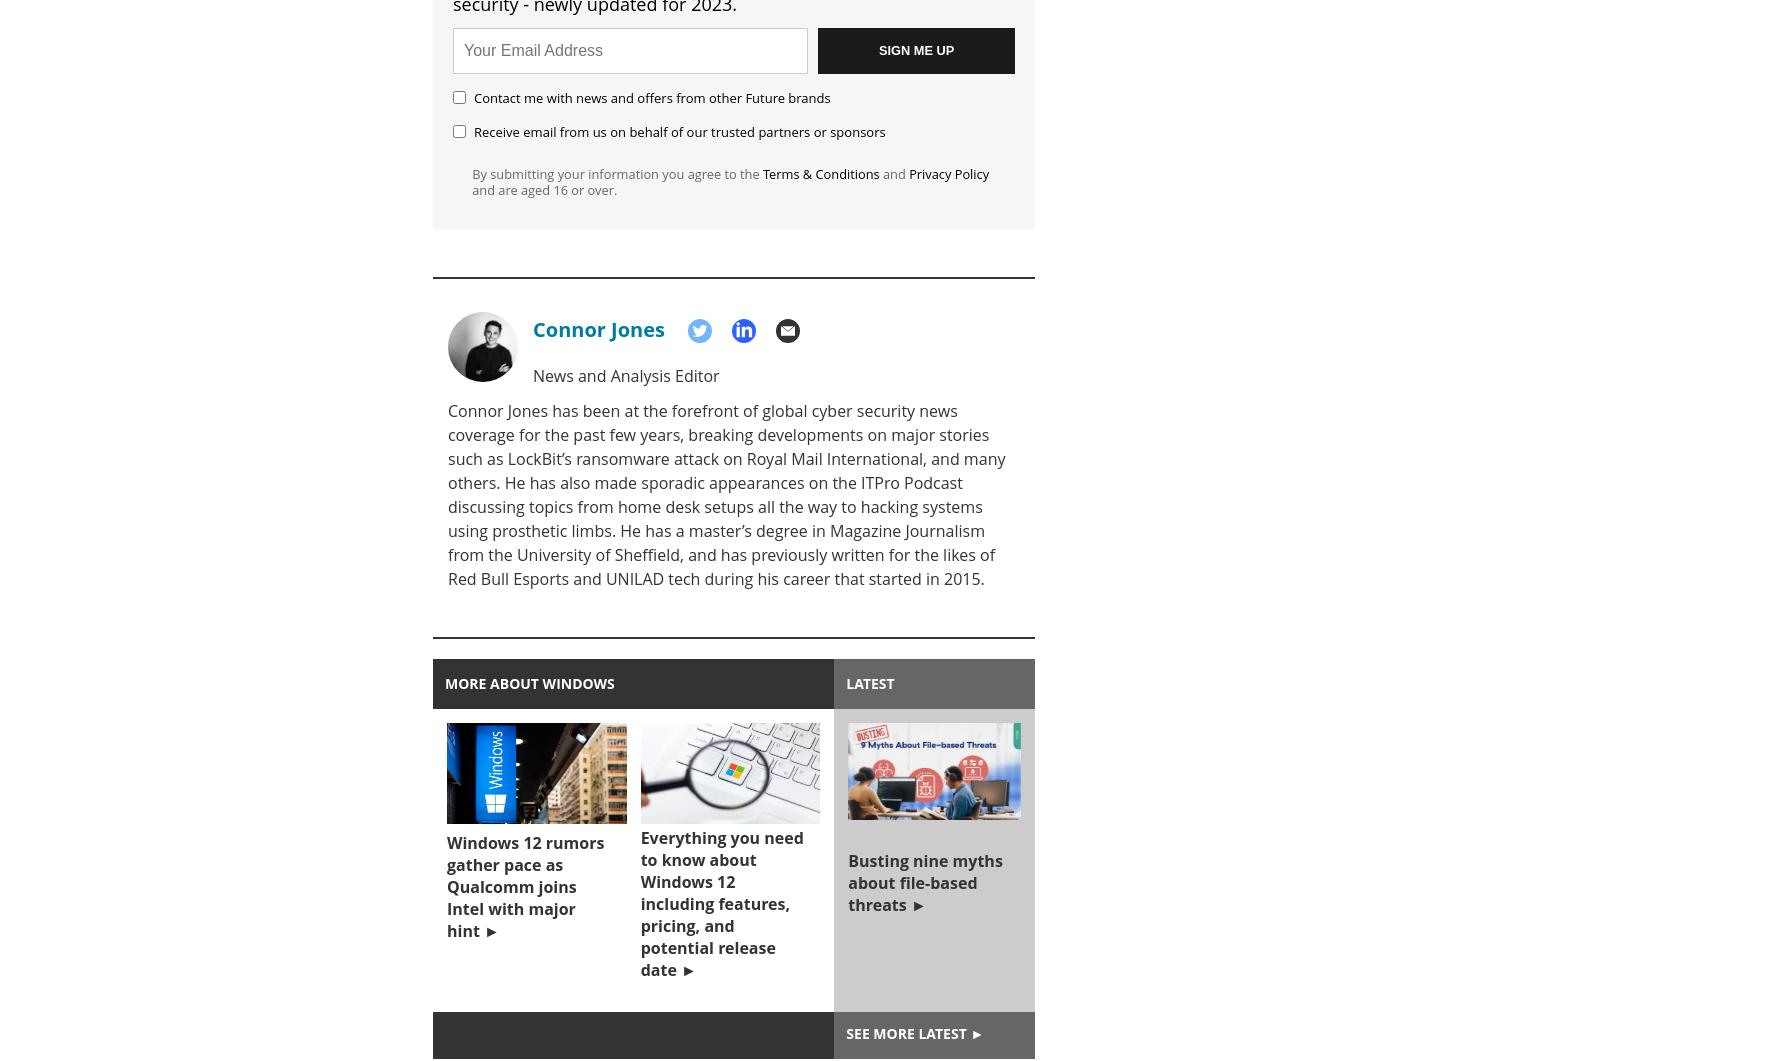 This screenshot has width=1788, height=1061. I want to click on 'and are aged 16 or over.', so click(472, 189).